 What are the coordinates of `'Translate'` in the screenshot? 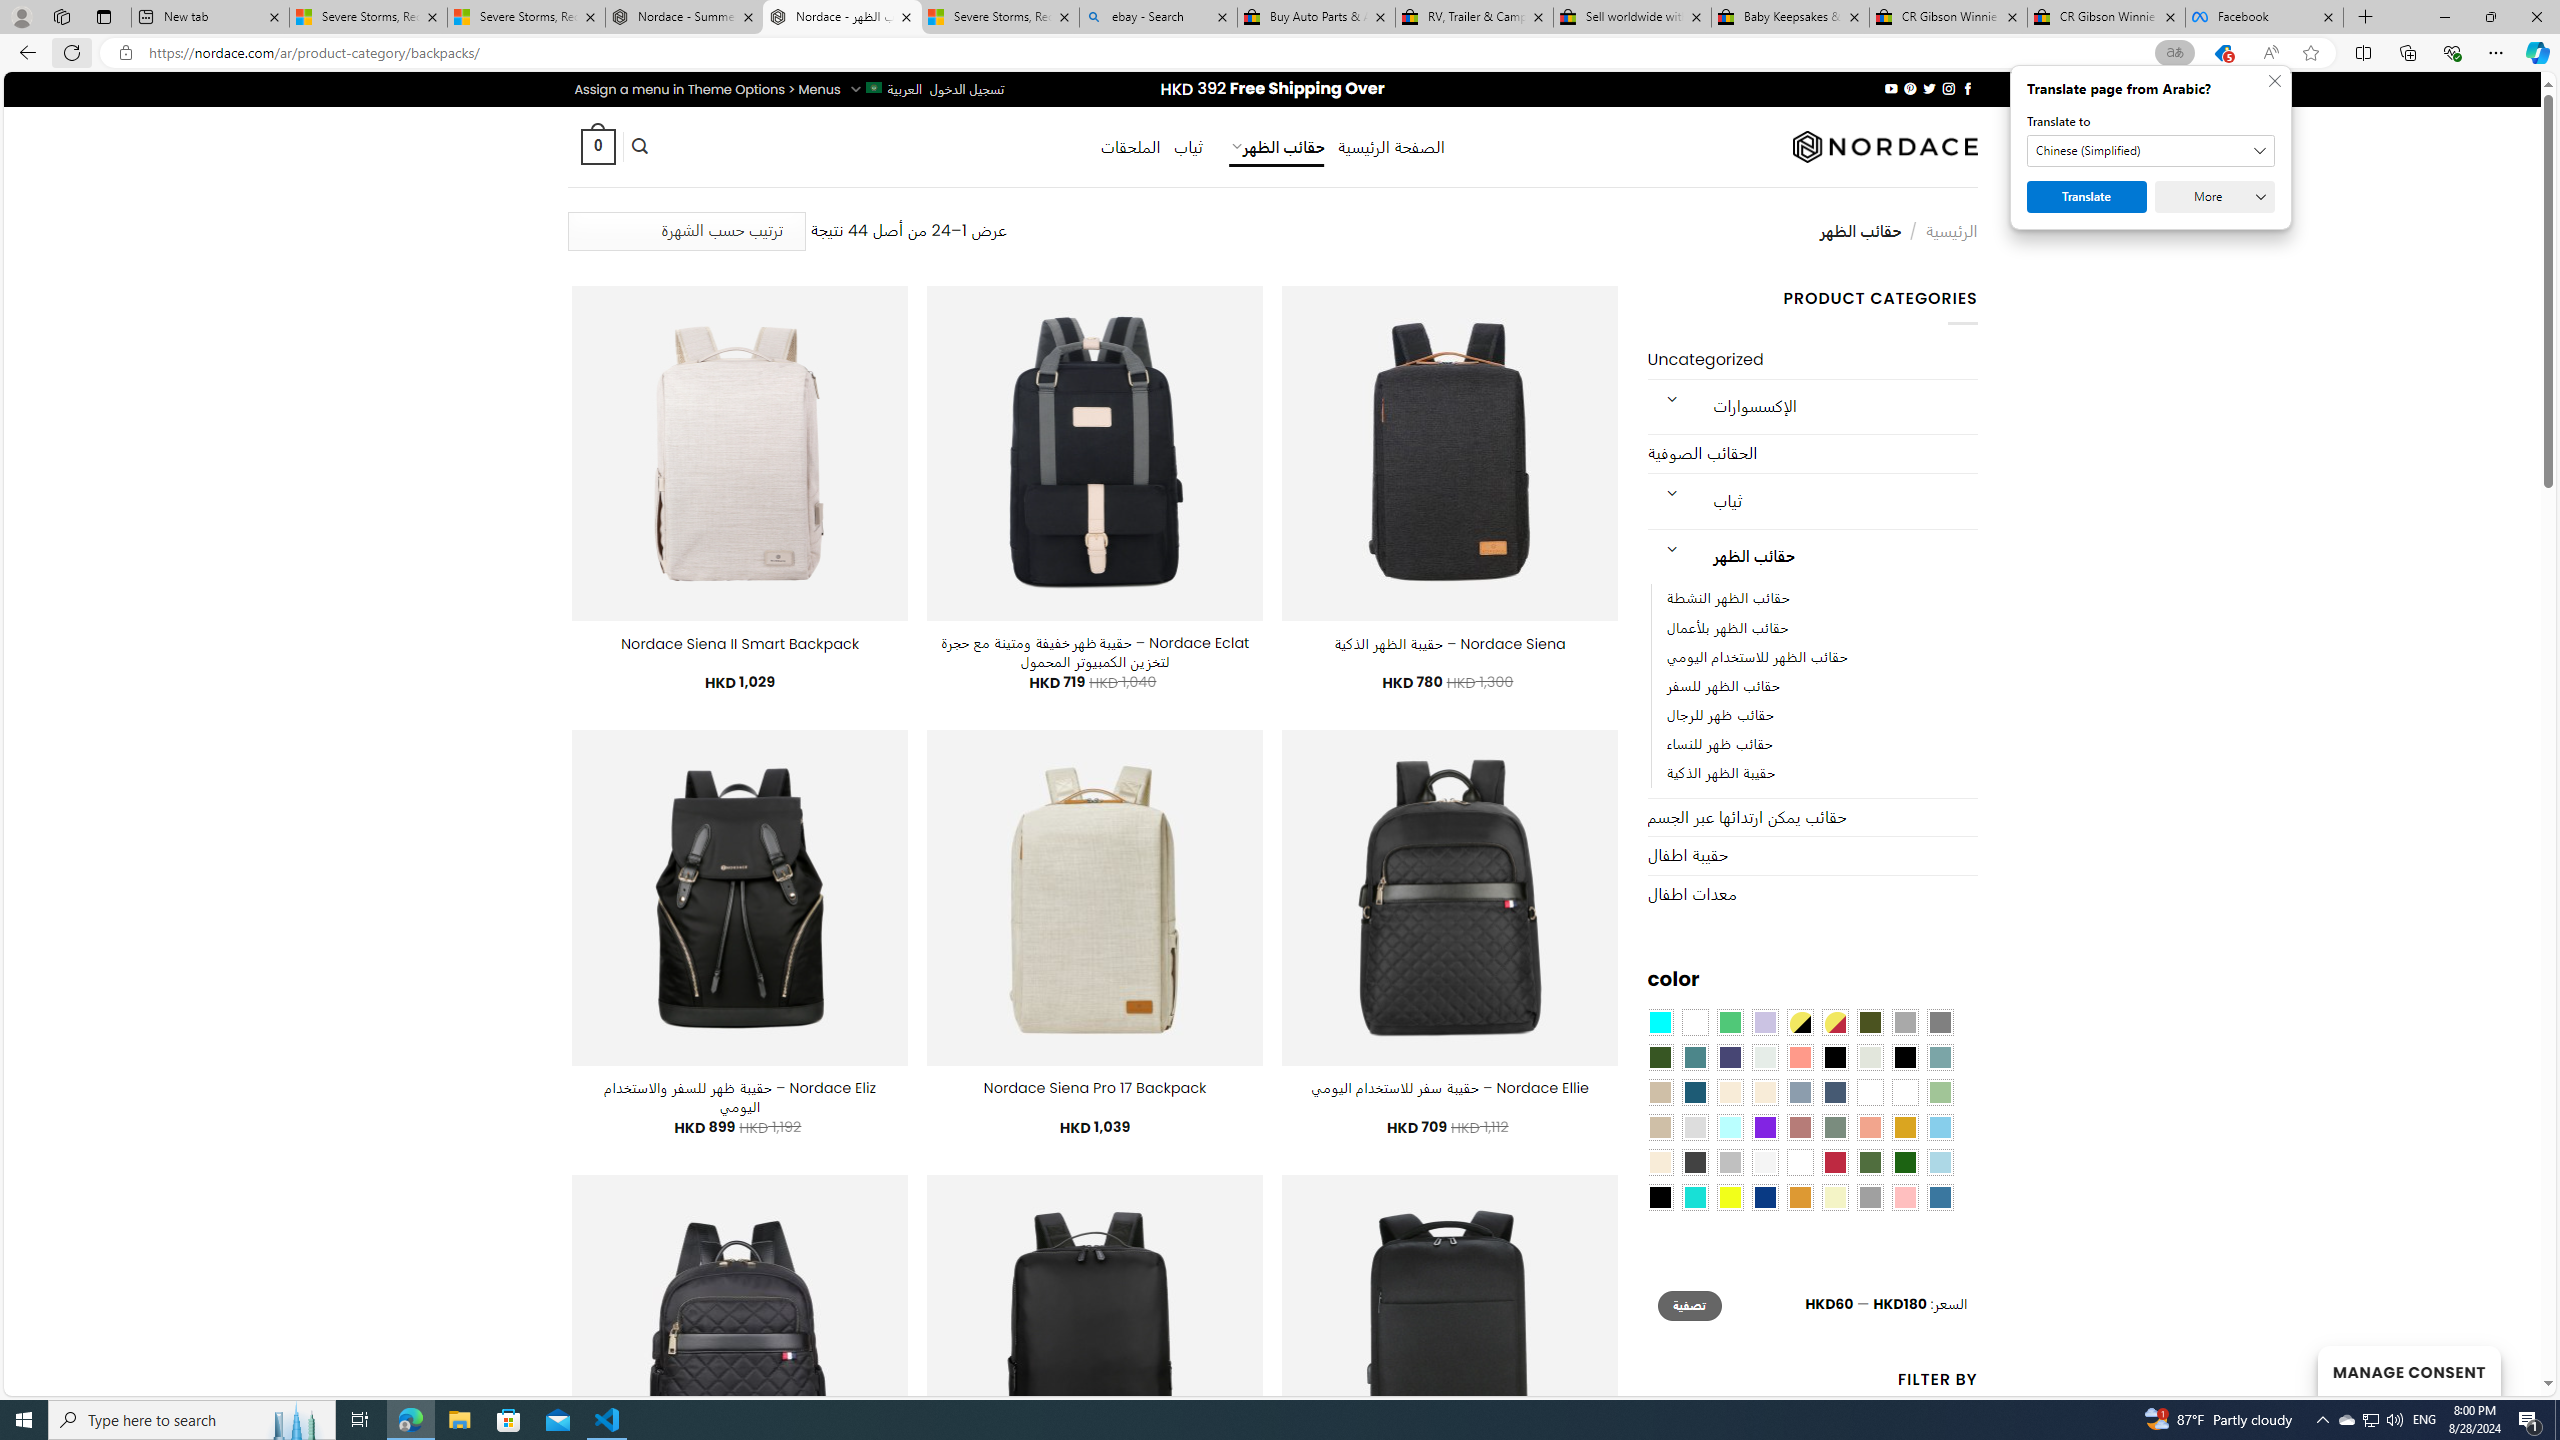 It's located at (2087, 196).